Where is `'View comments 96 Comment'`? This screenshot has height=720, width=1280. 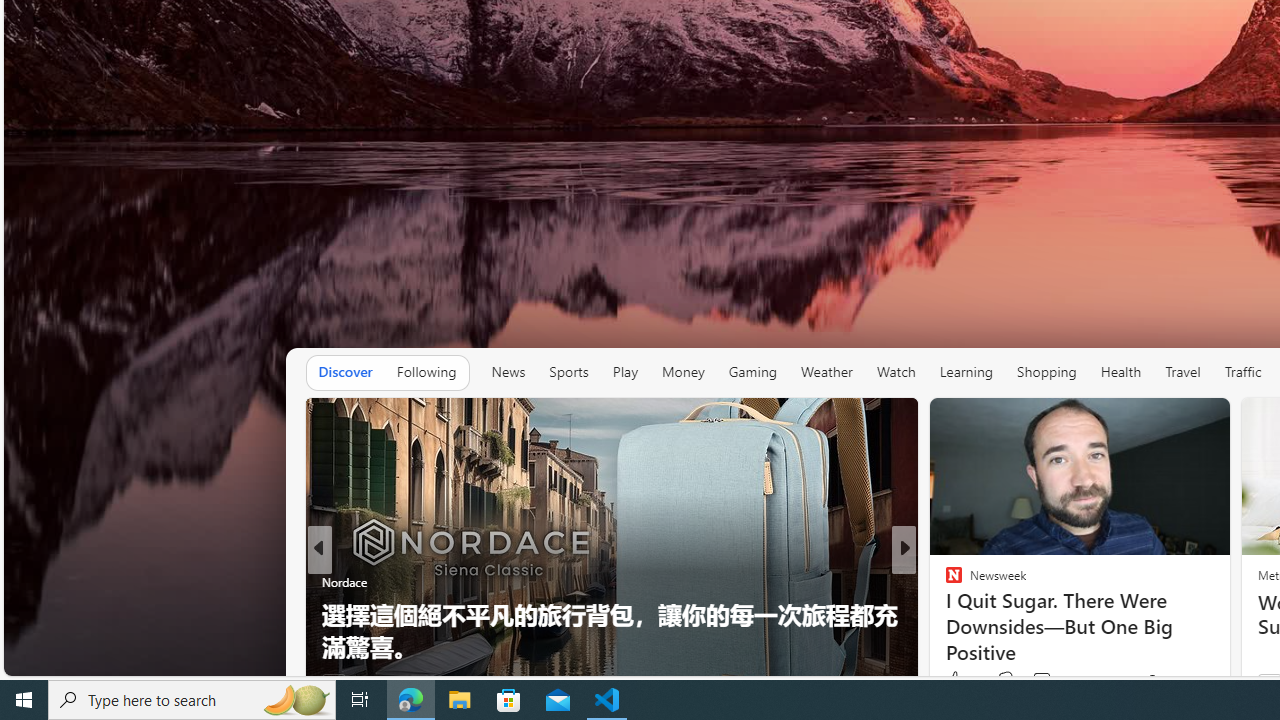 'View comments 96 Comment' is located at coordinates (1044, 680).